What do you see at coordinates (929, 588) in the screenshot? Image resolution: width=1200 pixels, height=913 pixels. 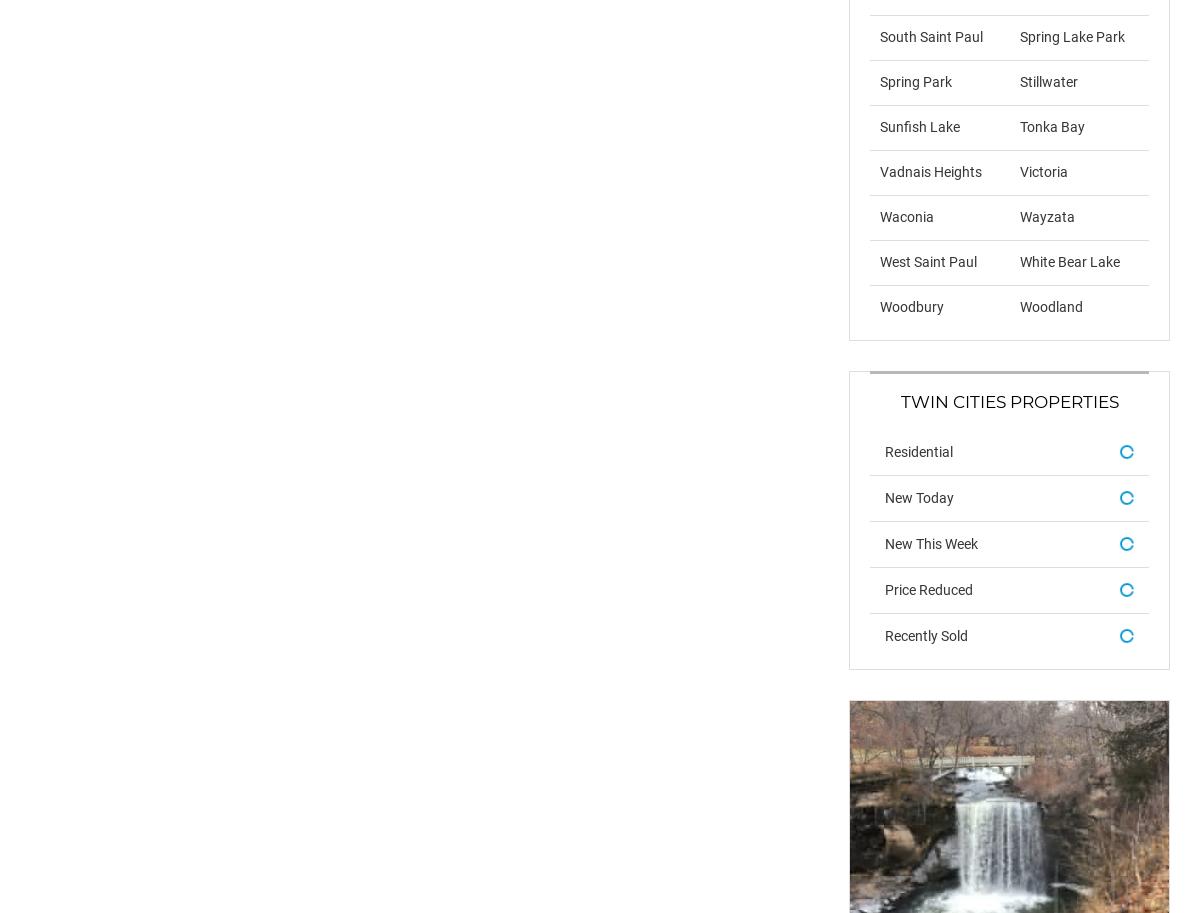 I see `'Price Reduced'` at bounding box center [929, 588].